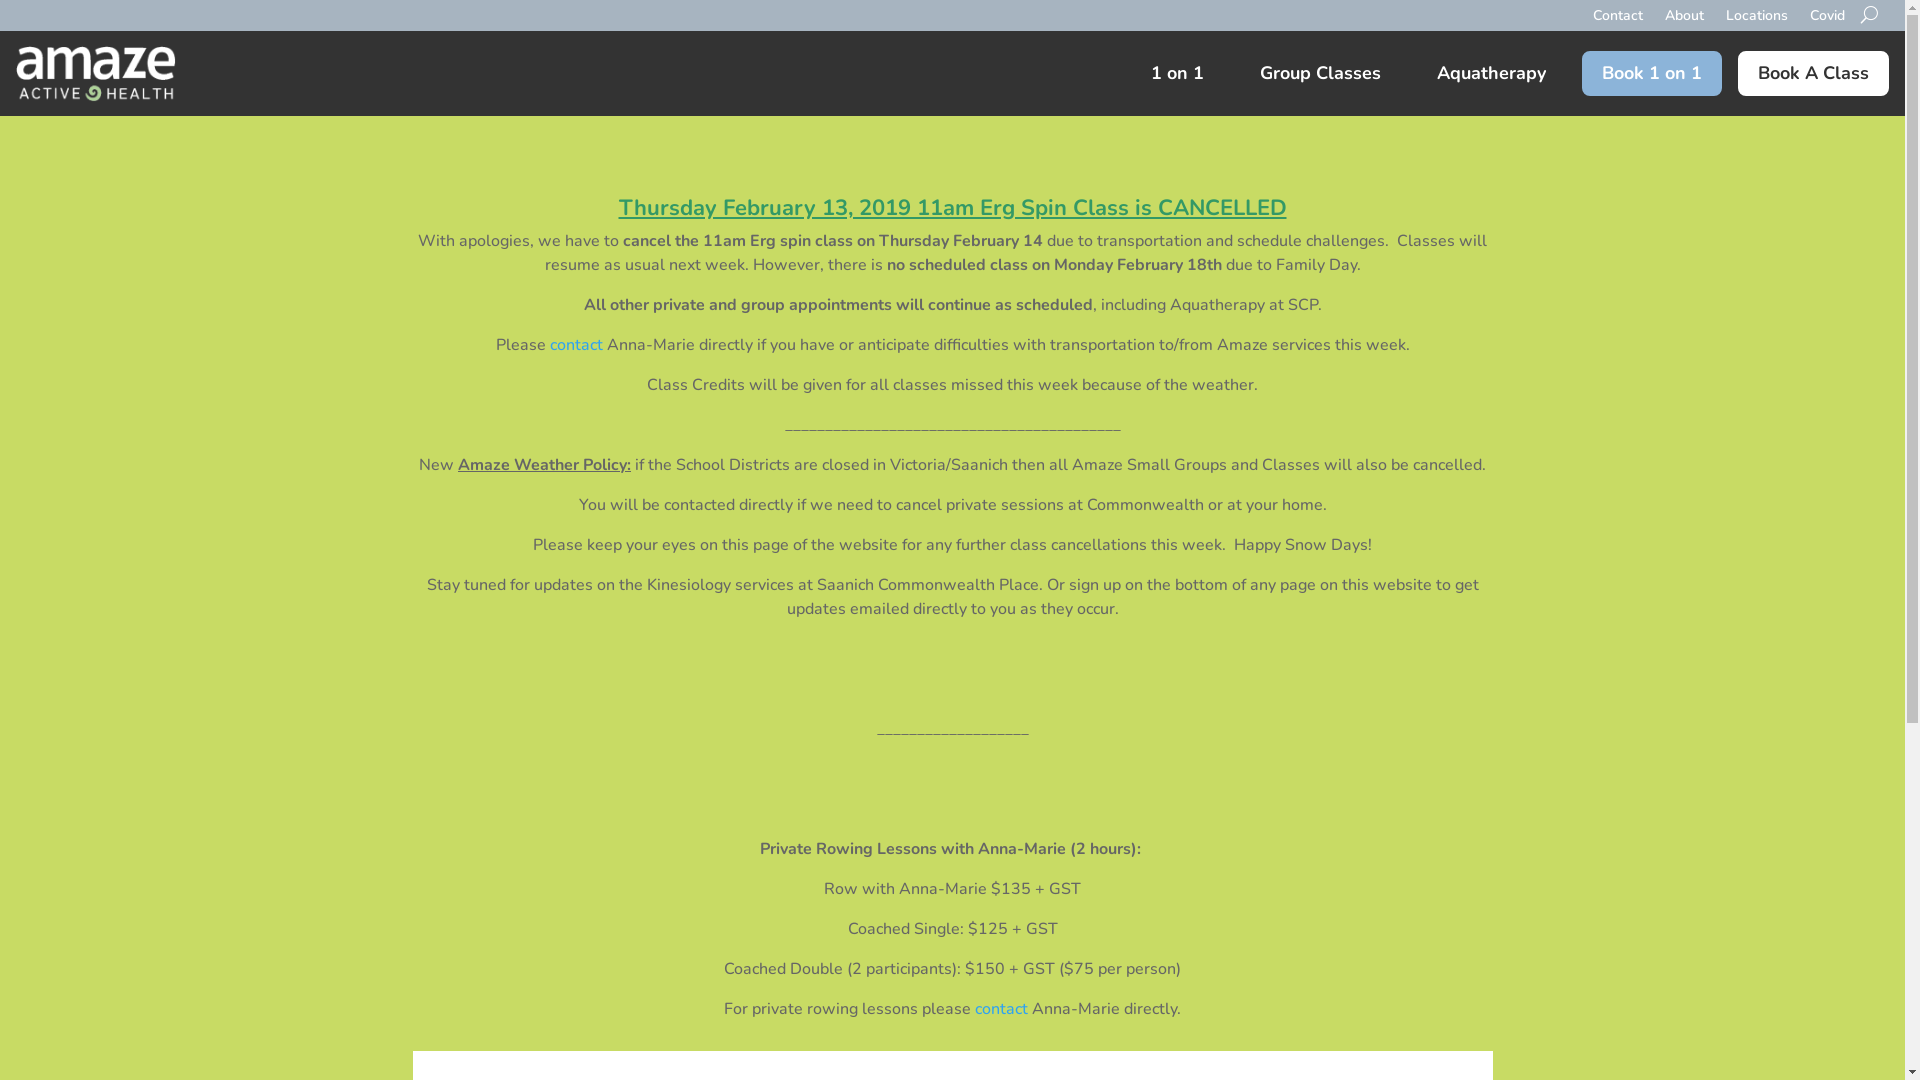  Describe the element at coordinates (1827, 30) in the screenshot. I see `'Covid'` at that location.